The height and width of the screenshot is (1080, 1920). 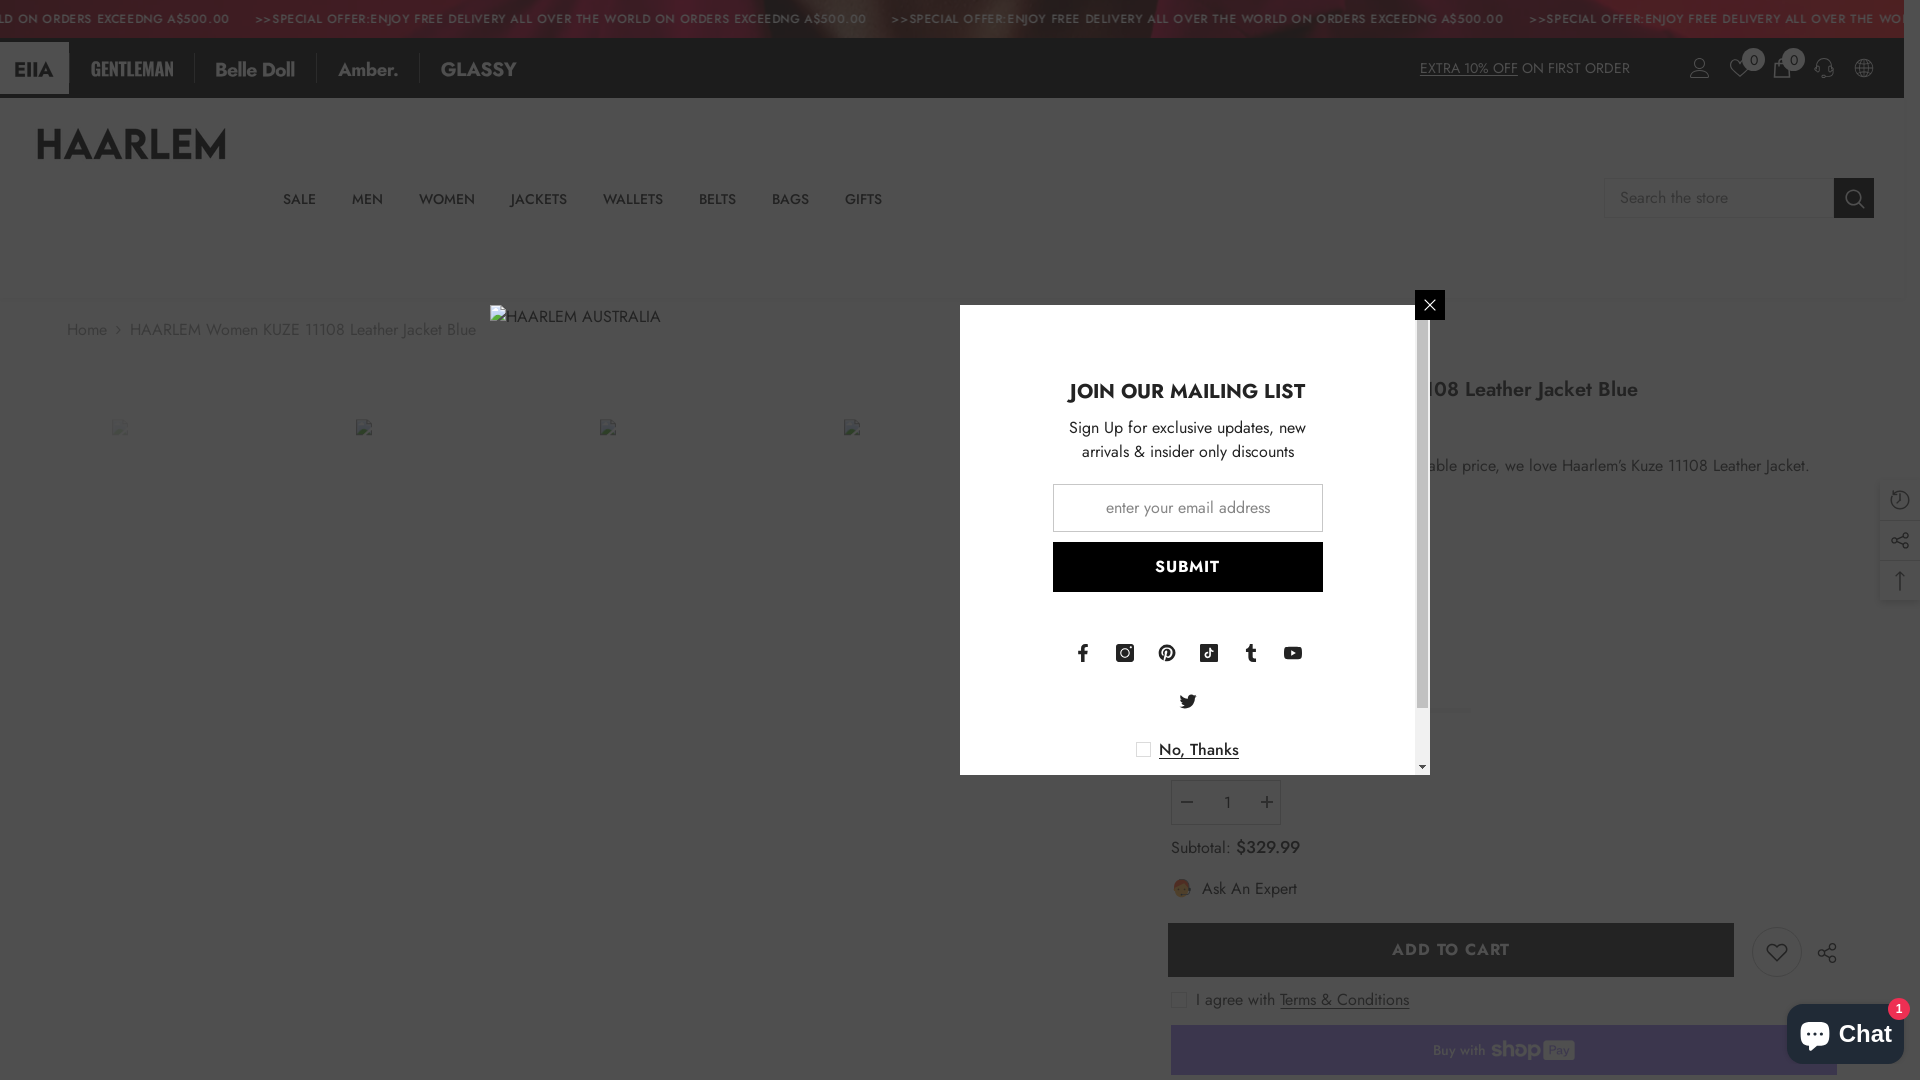 What do you see at coordinates (538, 207) in the screenshot?
I see `'JACKETS'` at bounding box center [538, 207].